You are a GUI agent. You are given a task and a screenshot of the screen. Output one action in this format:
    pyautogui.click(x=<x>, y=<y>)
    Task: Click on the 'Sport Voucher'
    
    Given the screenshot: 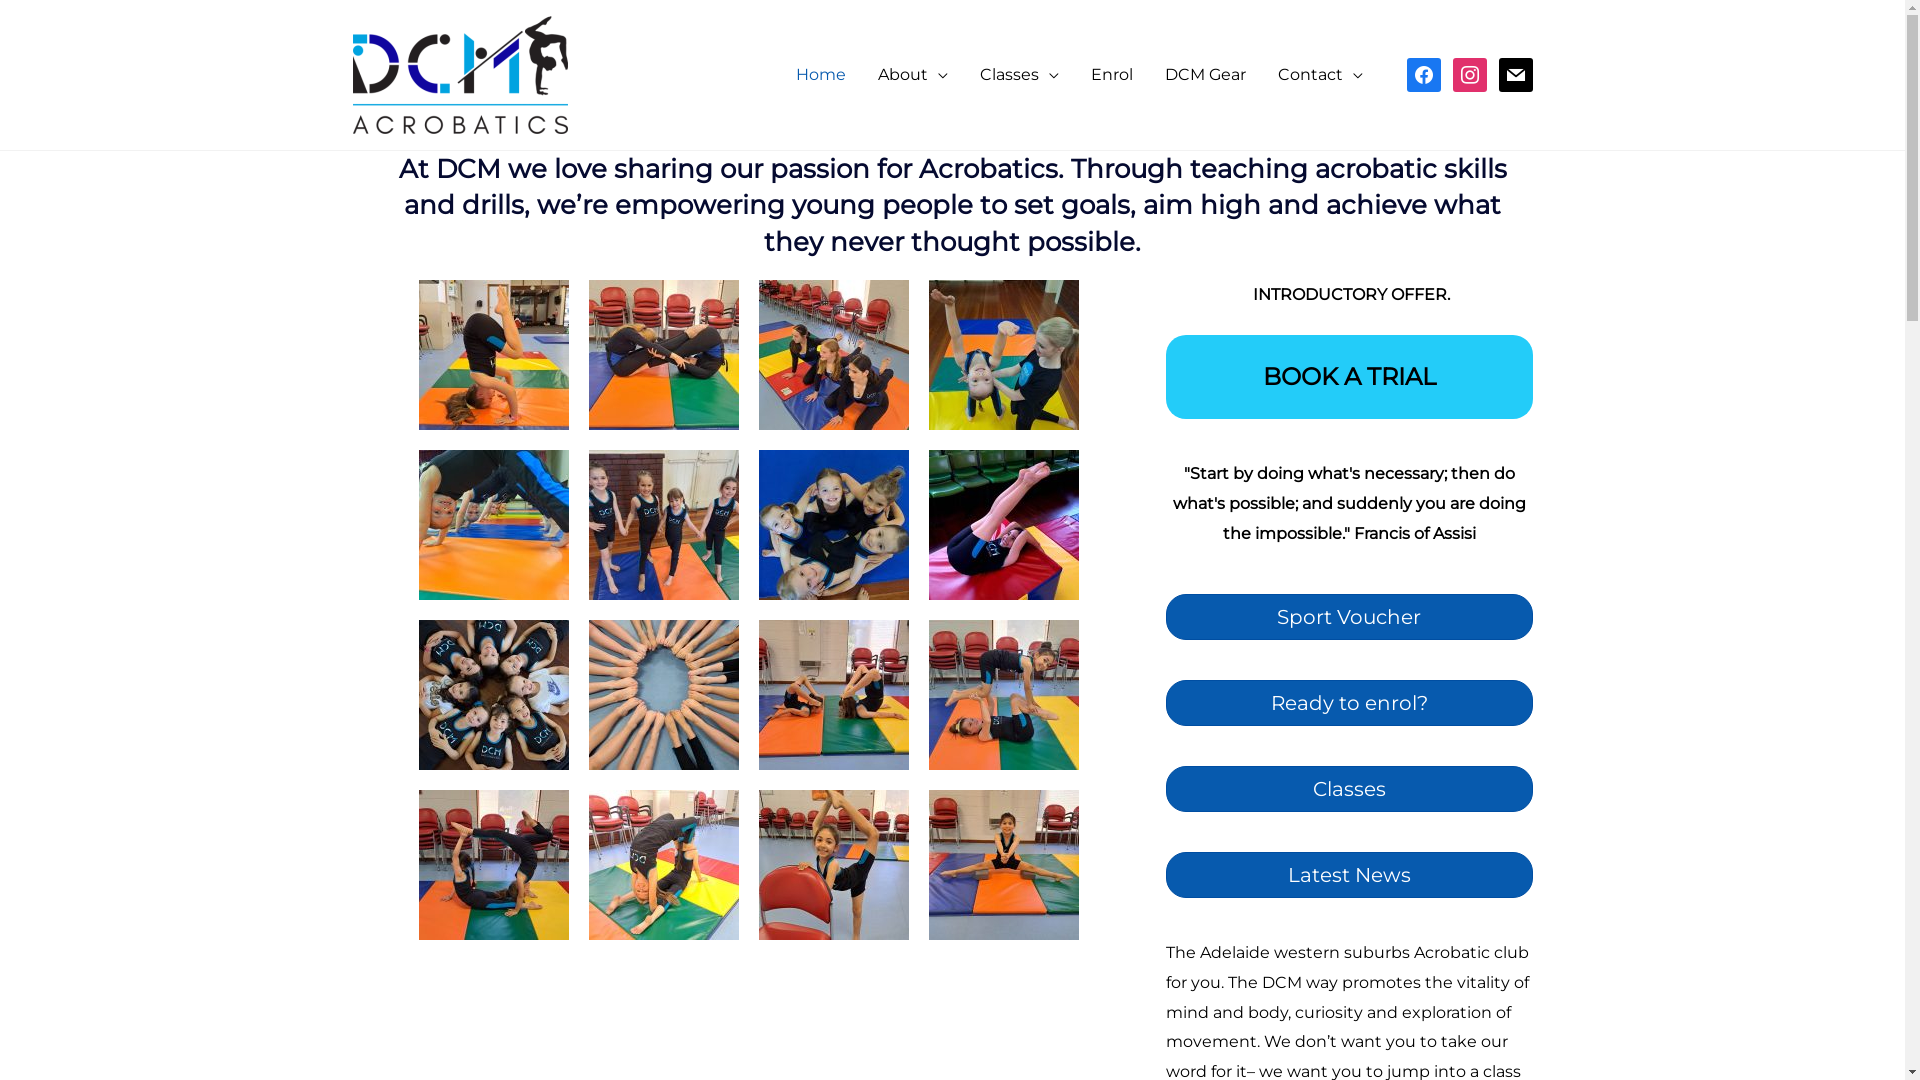 What is the action you would take?
    pyautogui.click(x=1349, y=616)
    